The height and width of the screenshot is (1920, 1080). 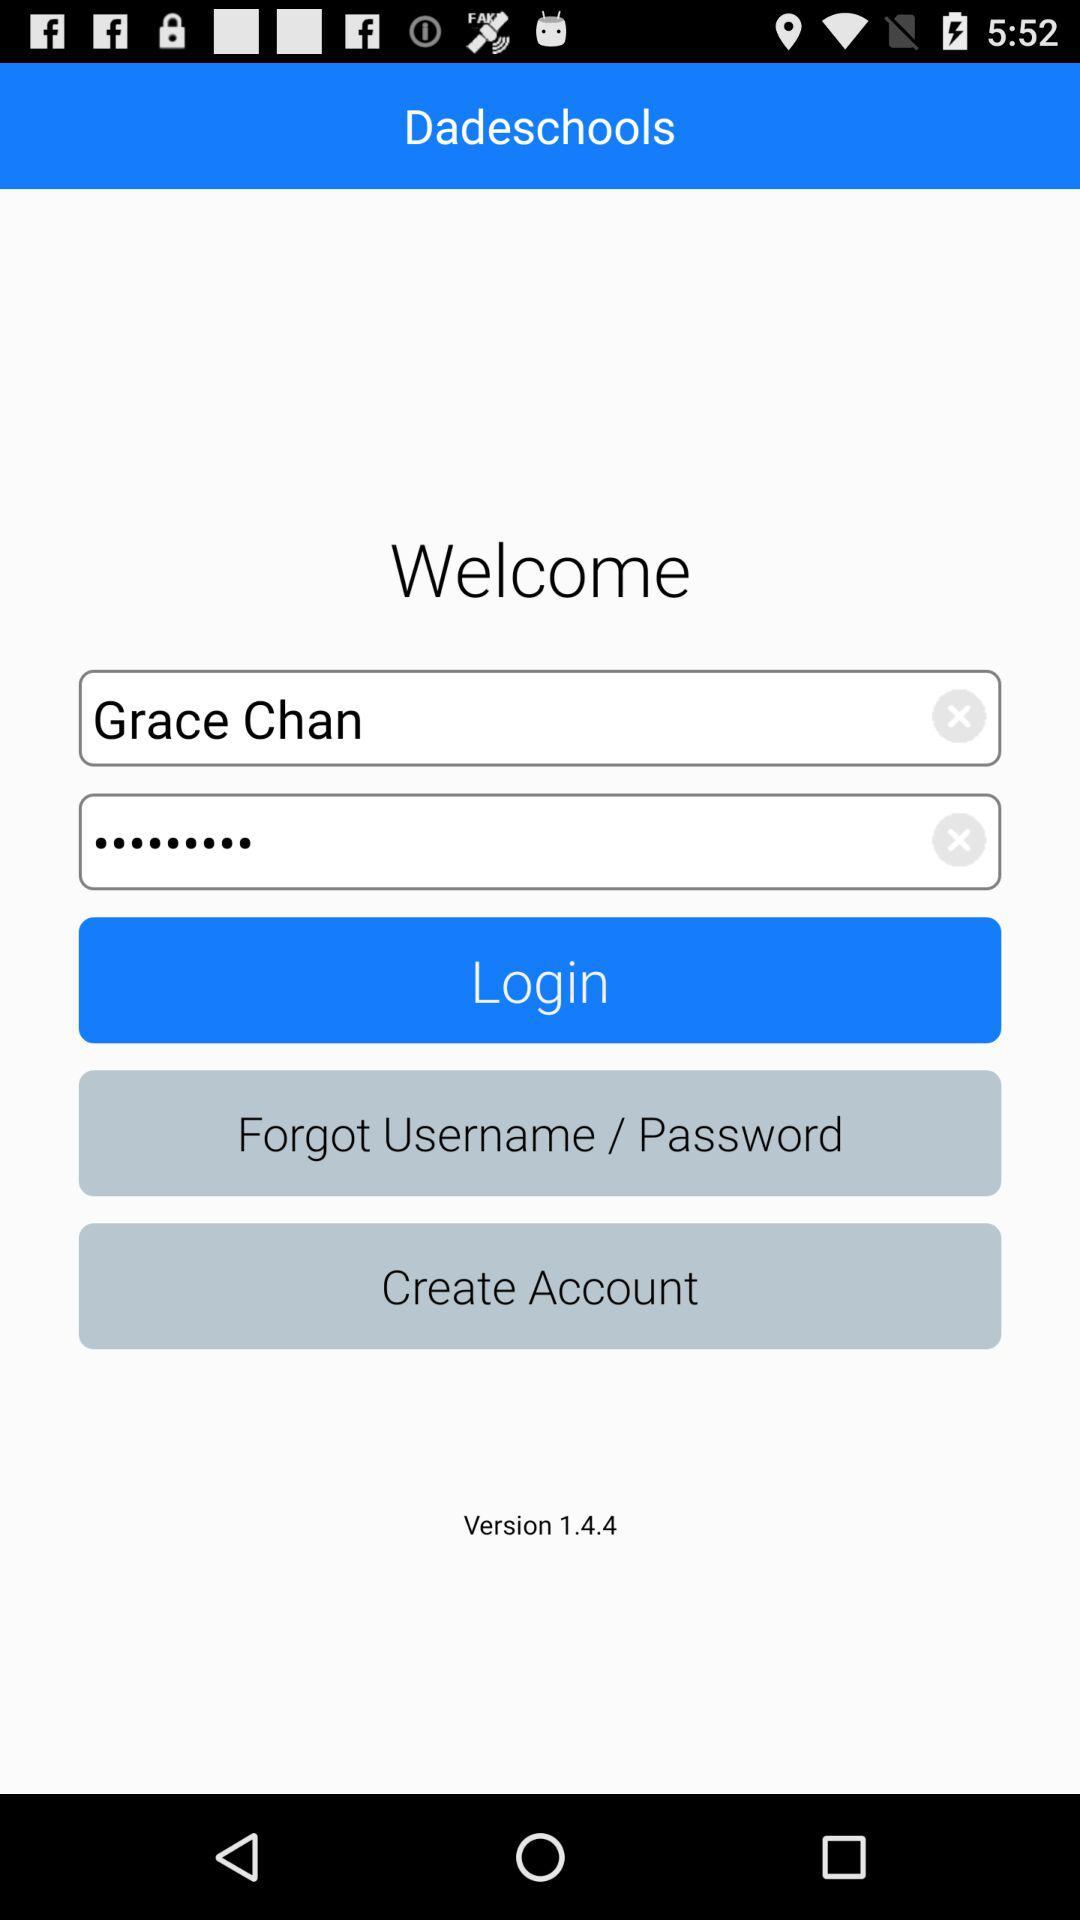 What do you see at coordinates (947, 841) in the screenshot?
I see `cancel` at bounding box center [947, 841].